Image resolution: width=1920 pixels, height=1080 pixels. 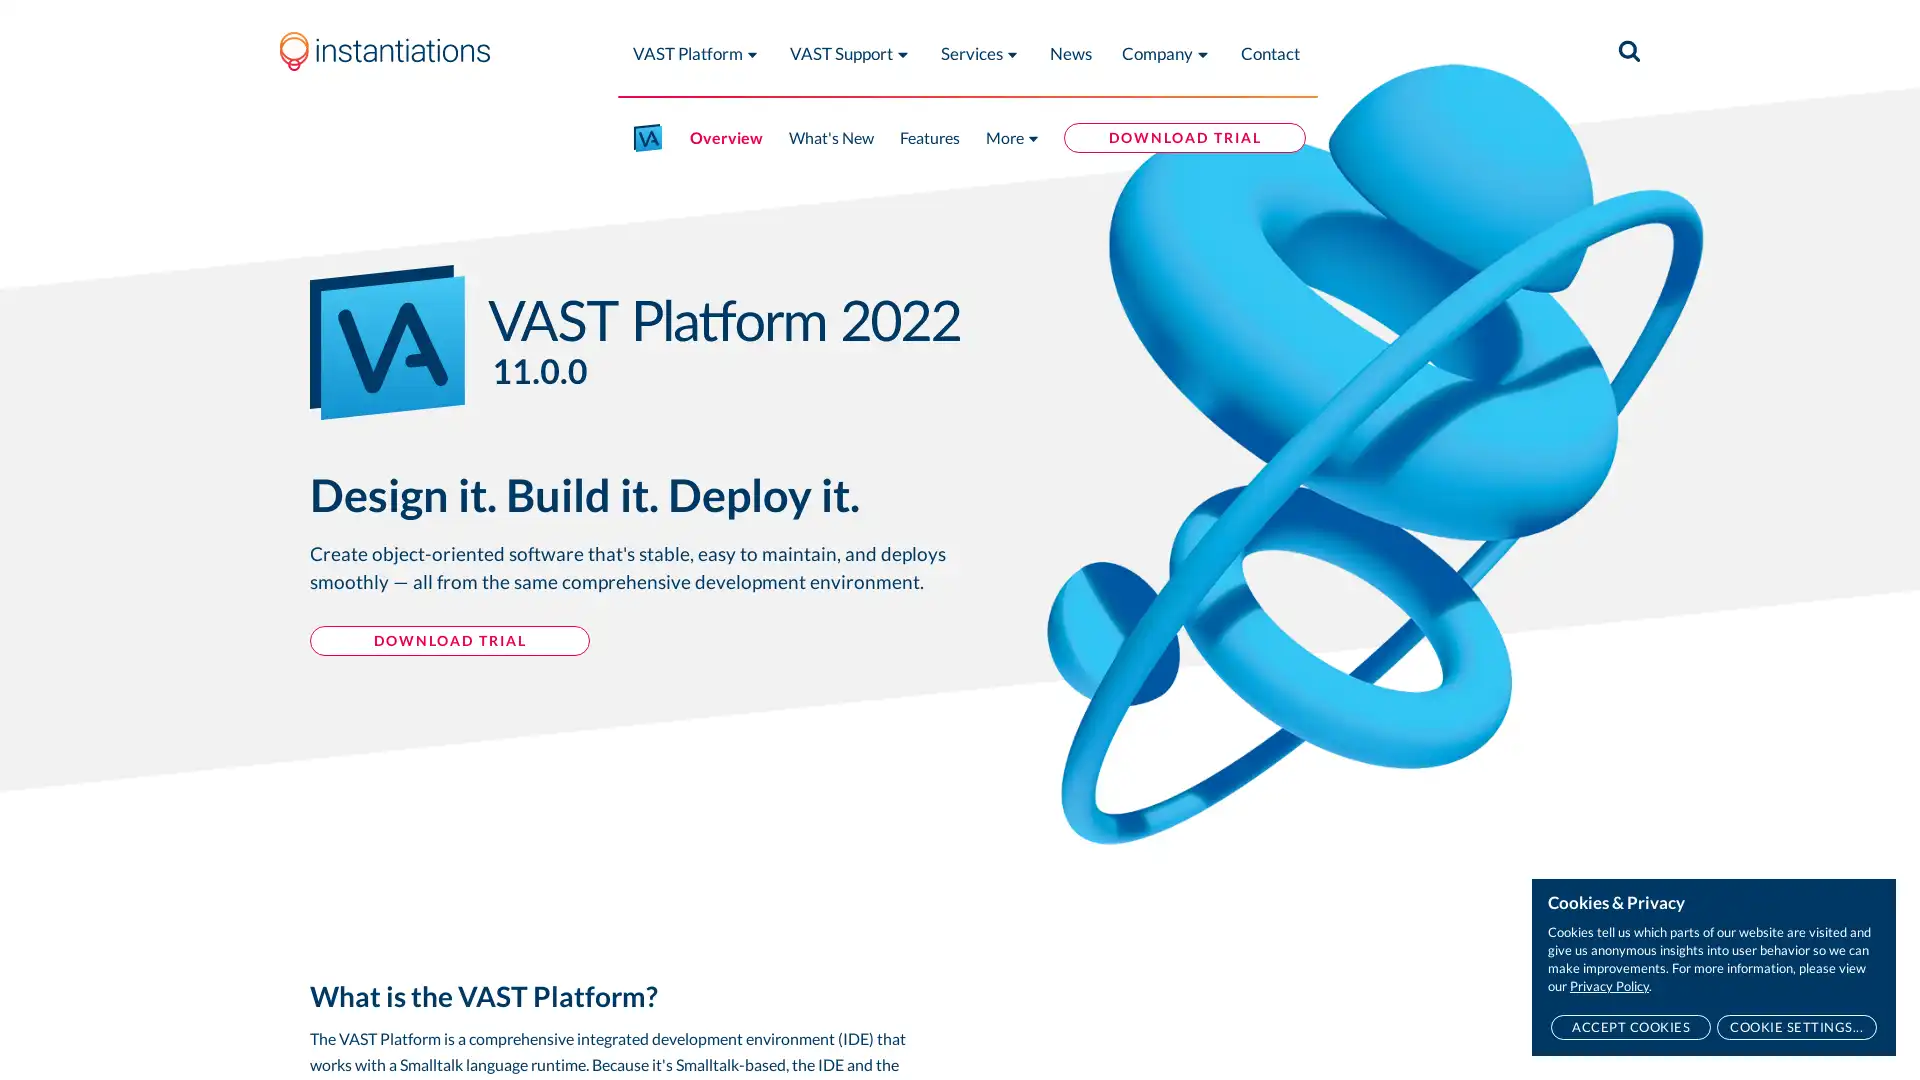 What do you see at coordinates (1630, 1027) in the screenshot?
I see `ACCEPT COOKIES` at bounding box center [1630, 1027].